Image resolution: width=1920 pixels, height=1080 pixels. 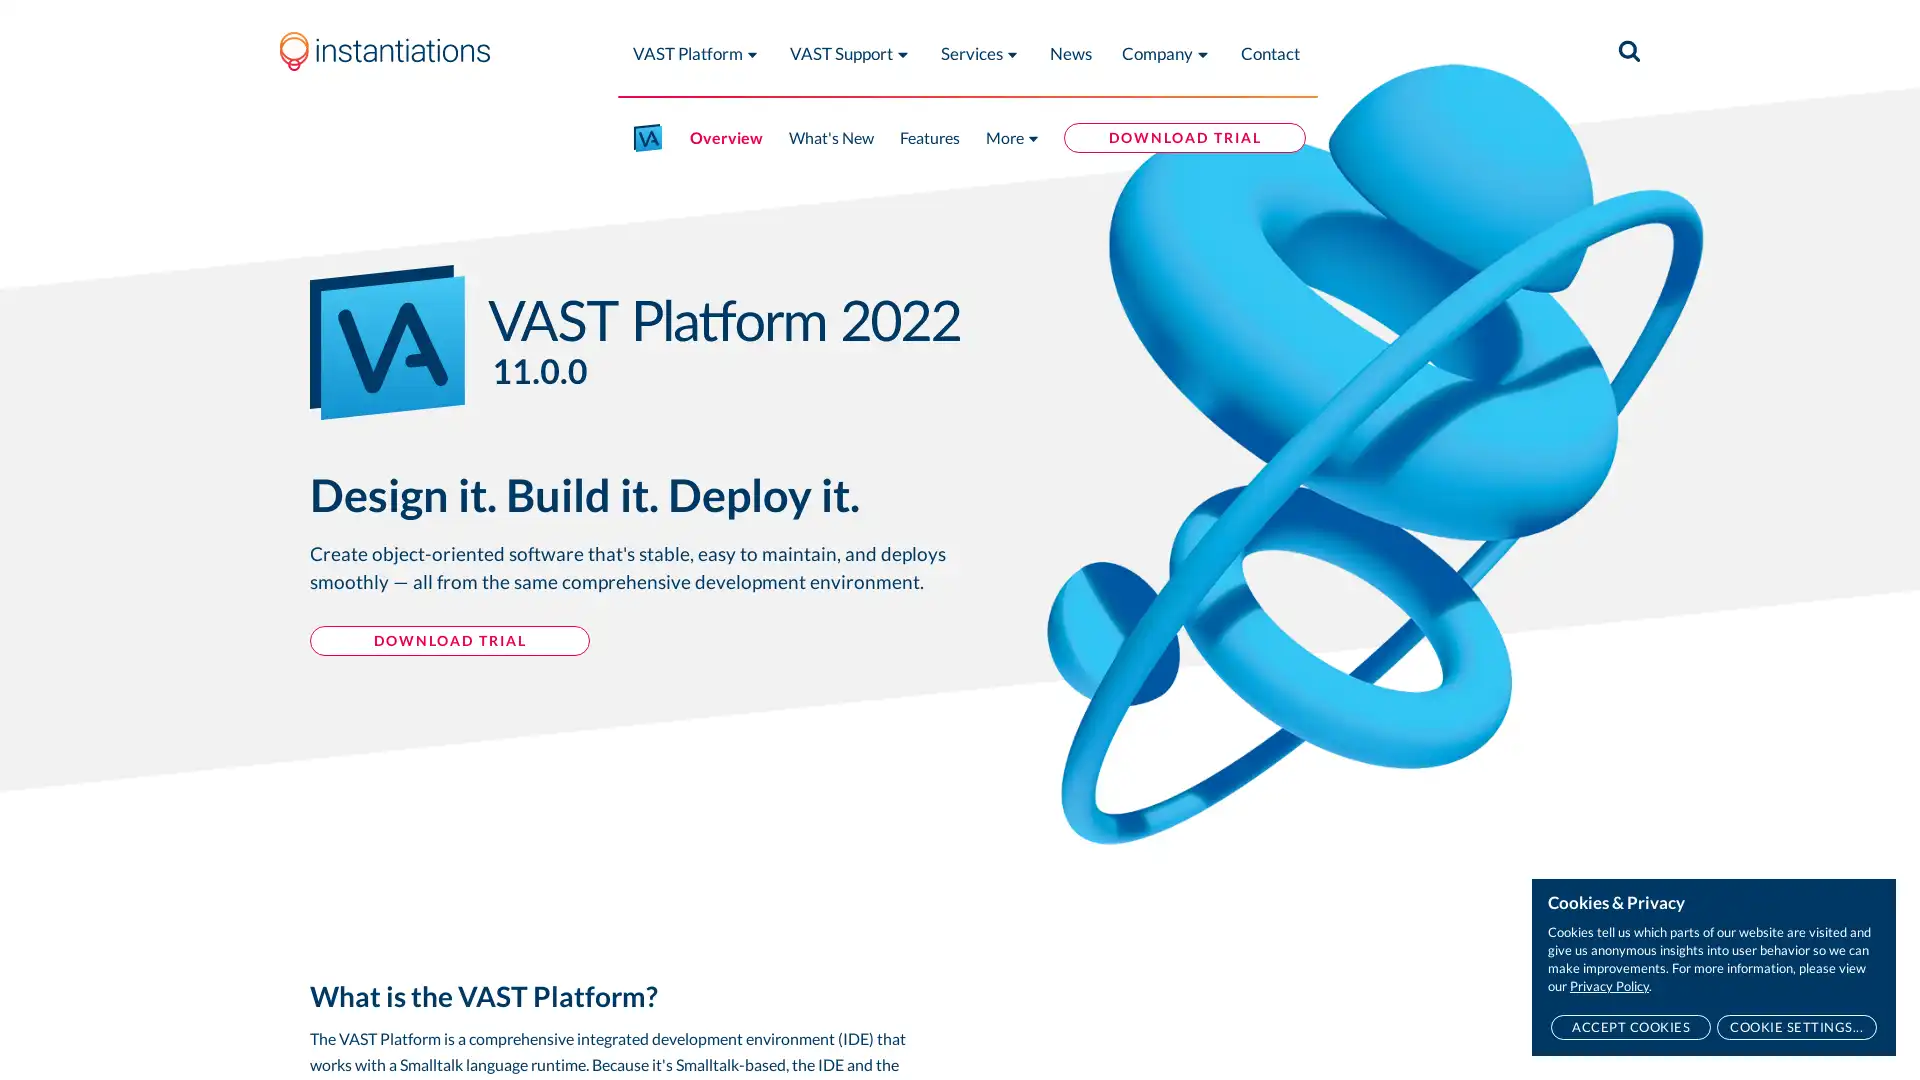 What do you see at coordinates (1630, 1027) in the screenshot?
I see `ACCEPT COOKIES` at bounding box center [1630, 1027].